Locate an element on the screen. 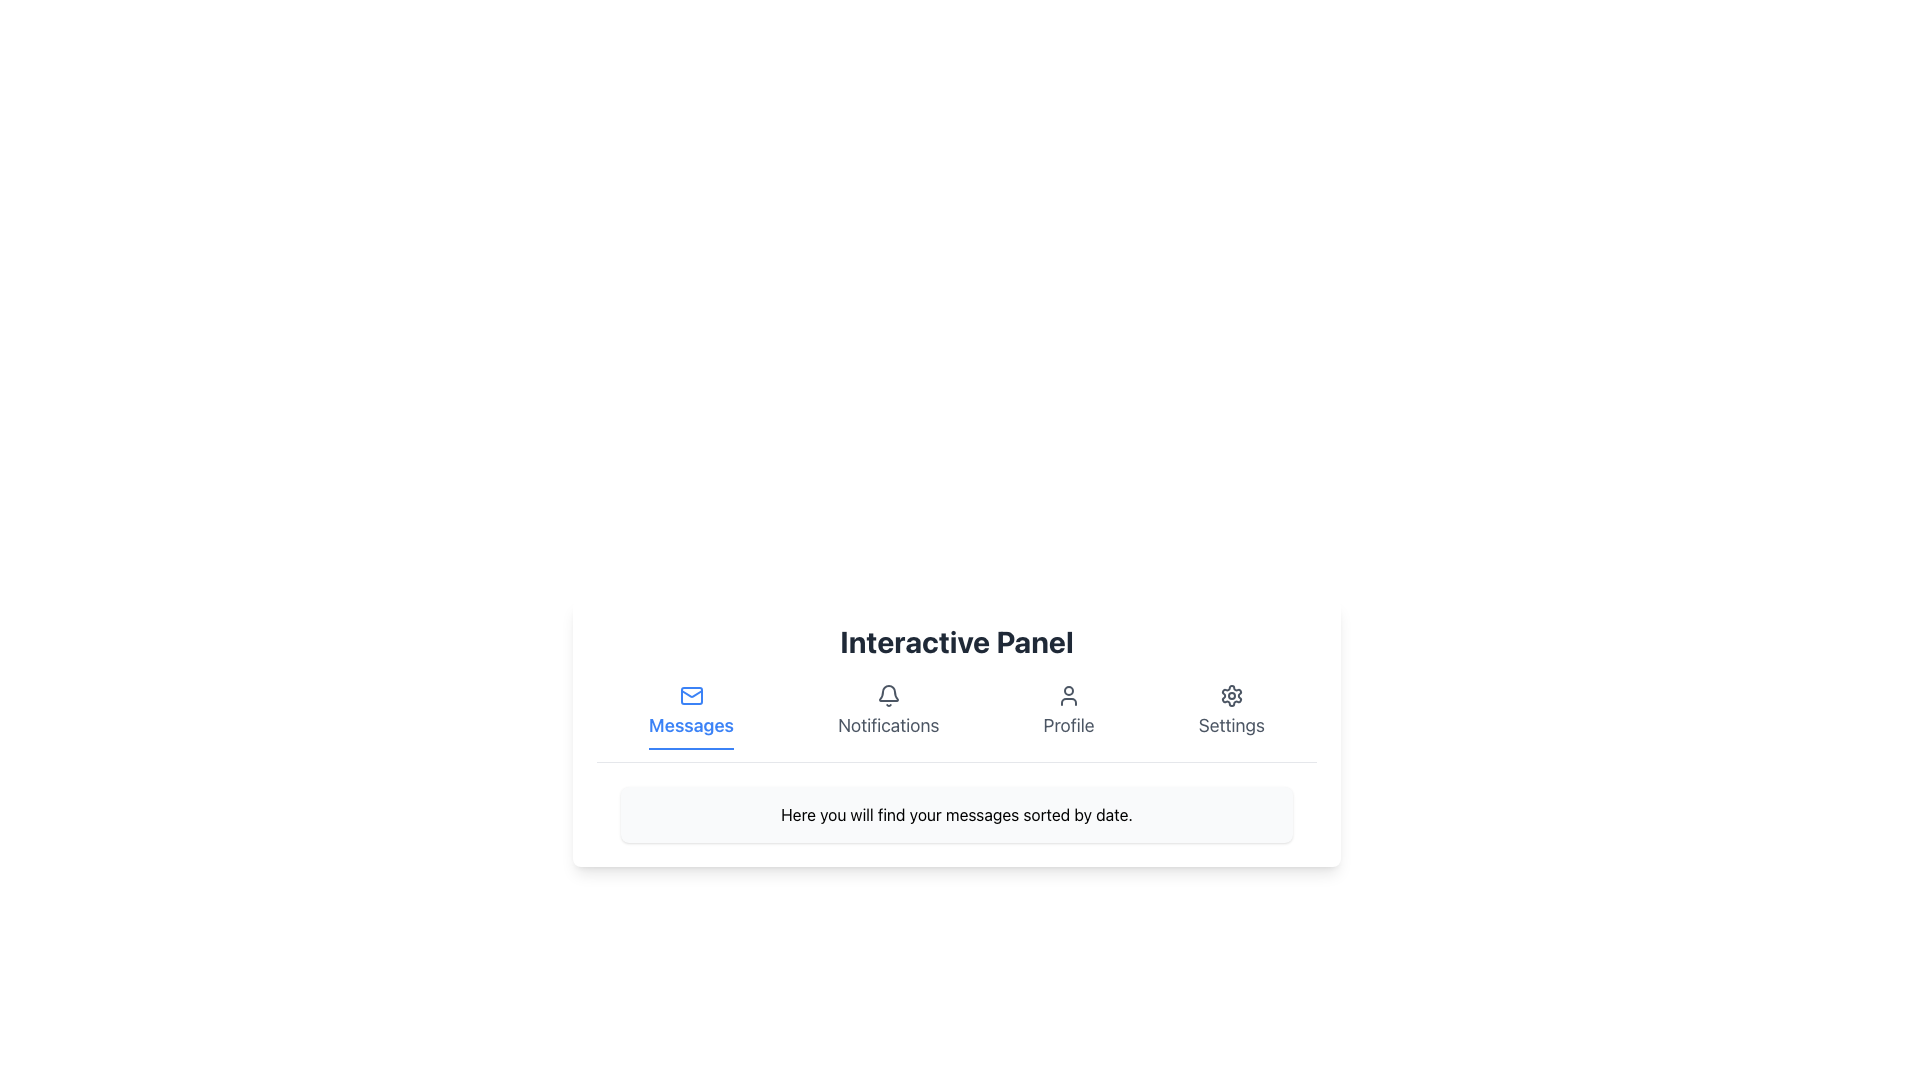 The height and width of the screenshot is (1080, 1920). text label for the 'Messages' section located below the mail envelope icon in the navigation menu is located at coordinates (691, 725).